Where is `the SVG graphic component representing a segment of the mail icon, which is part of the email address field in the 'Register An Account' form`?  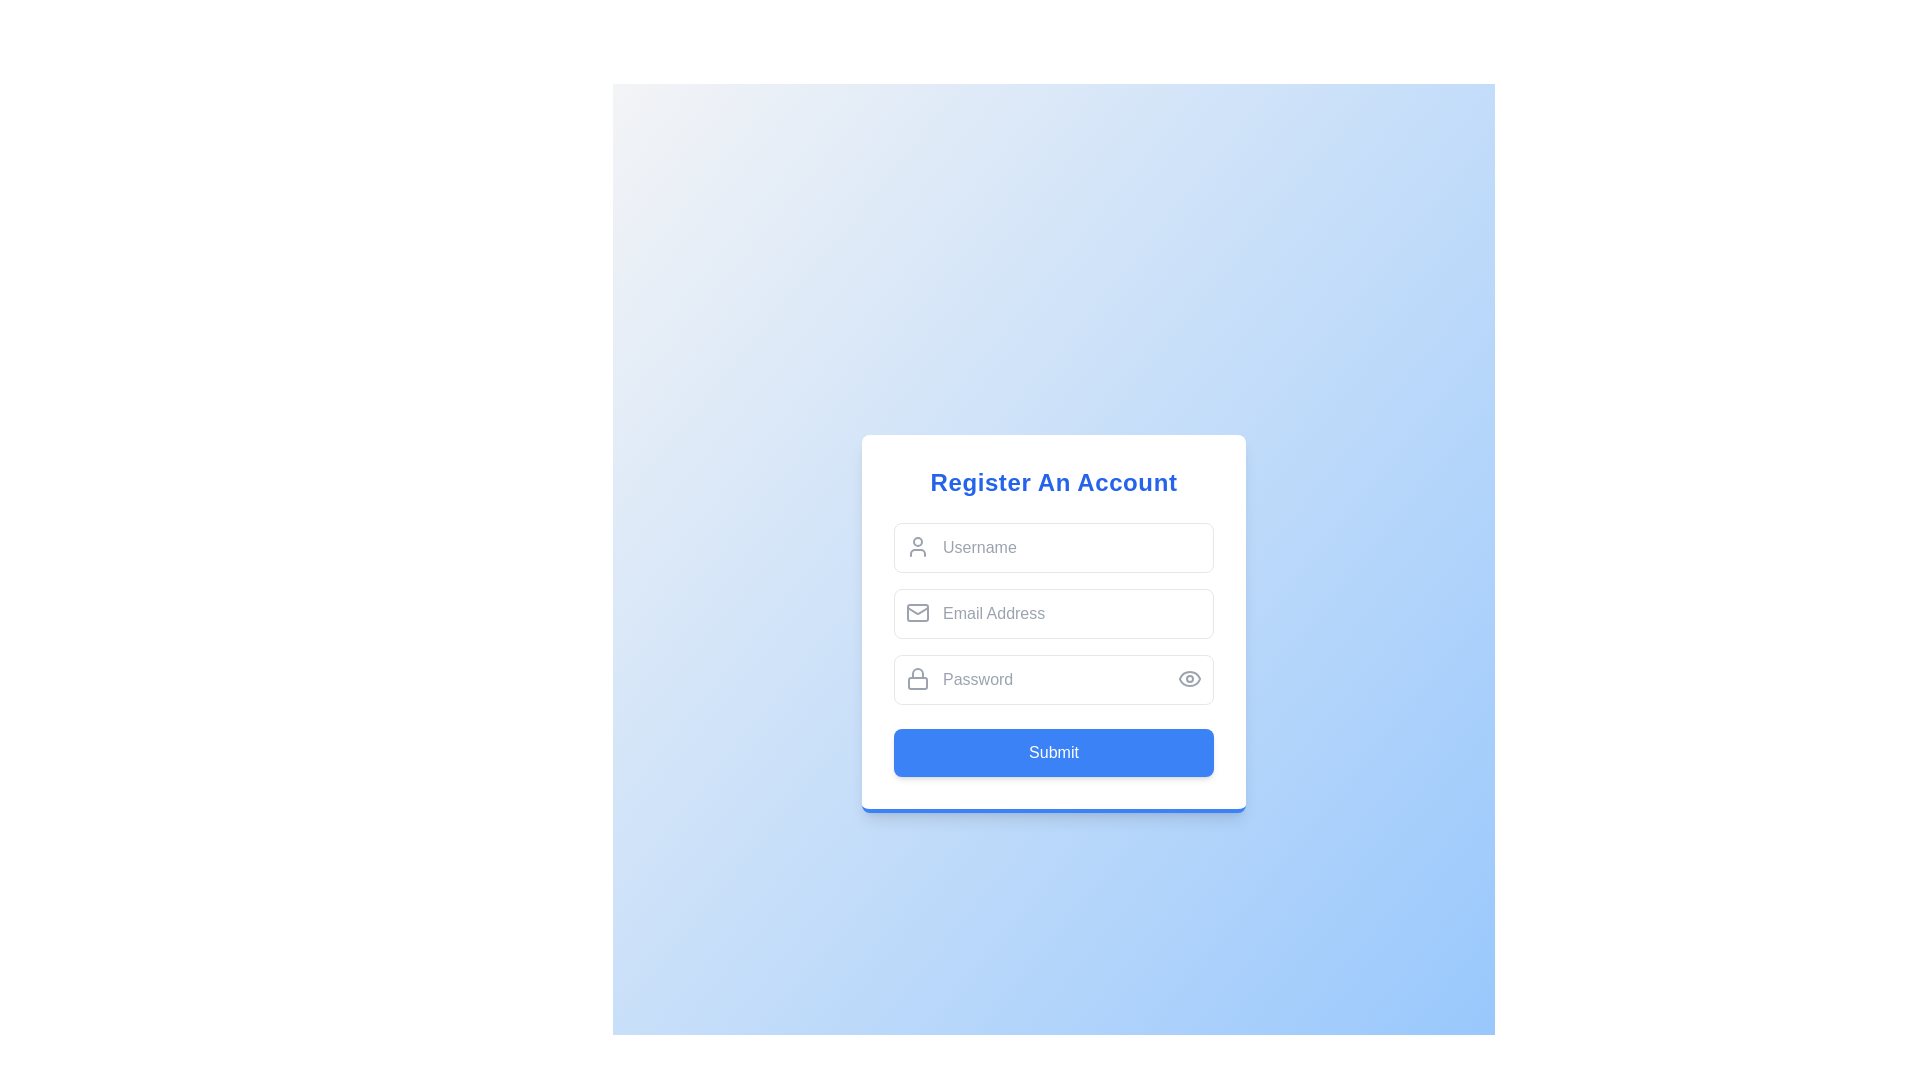 the SVG graphic component representing a segment of the mail icon, which is part of the email address field in the 'Register An Account' form is located at coordinates (916, 612).